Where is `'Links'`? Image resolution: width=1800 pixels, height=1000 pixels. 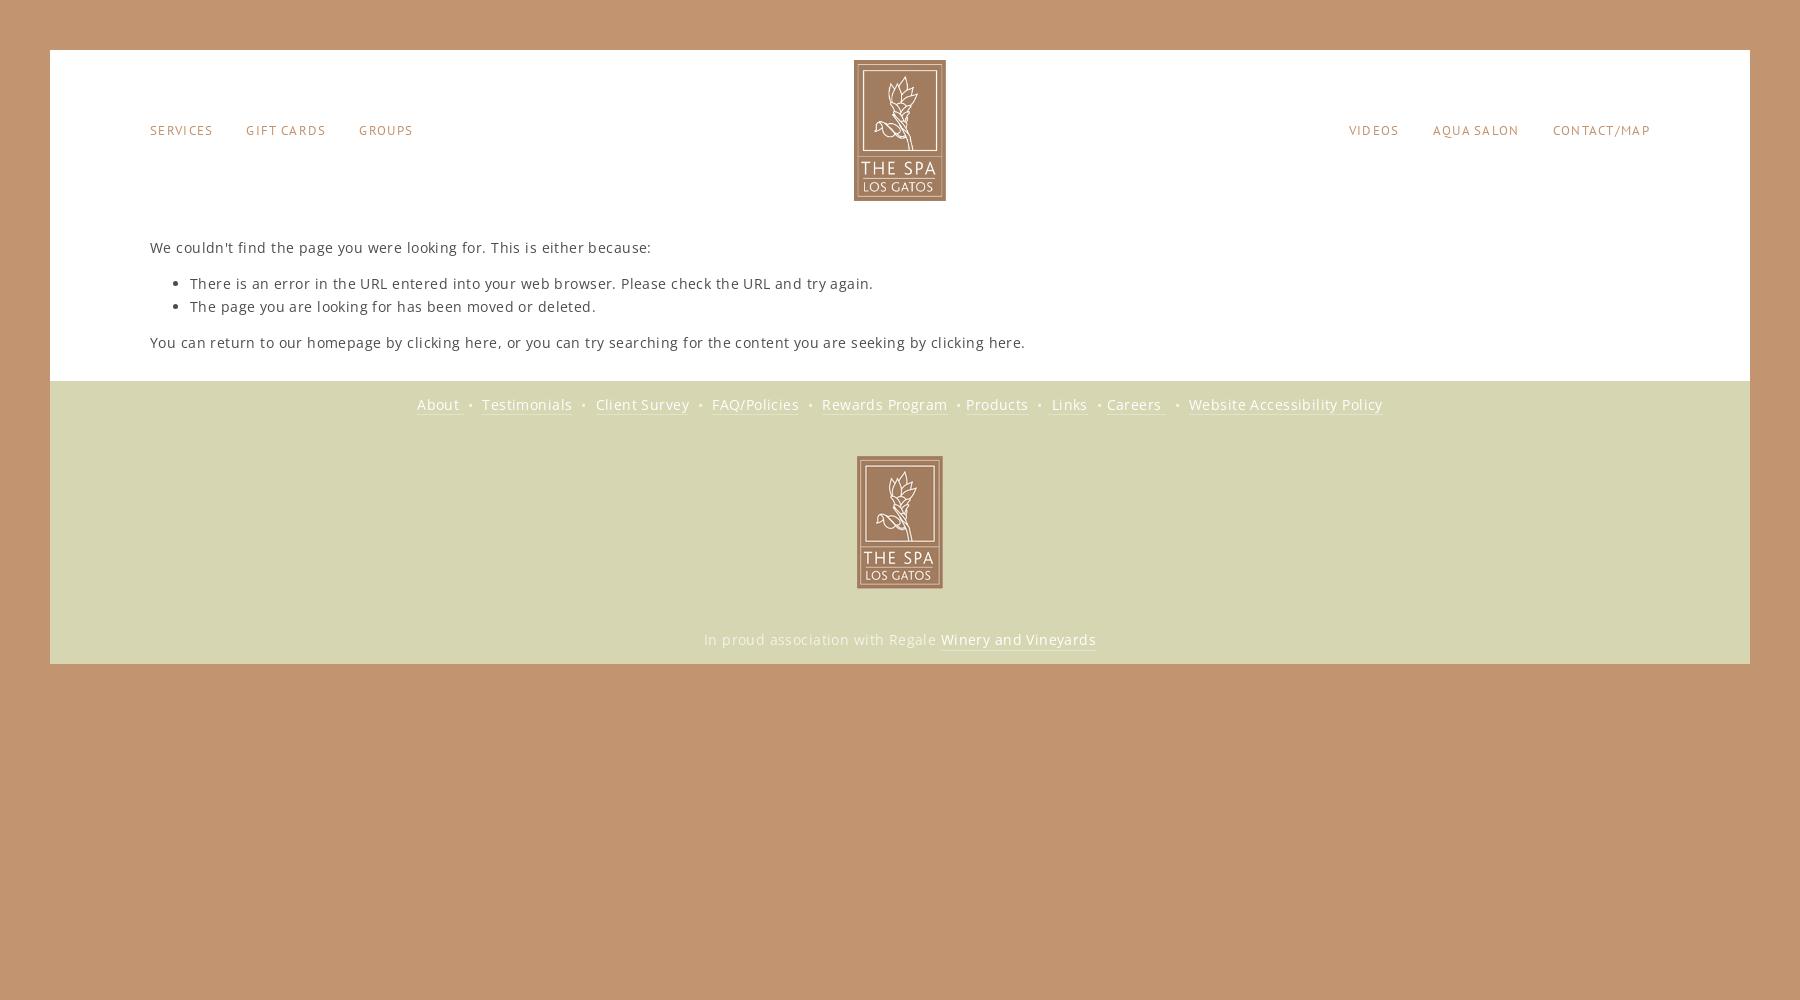
'Links' is located at coordinates (1067, 403).